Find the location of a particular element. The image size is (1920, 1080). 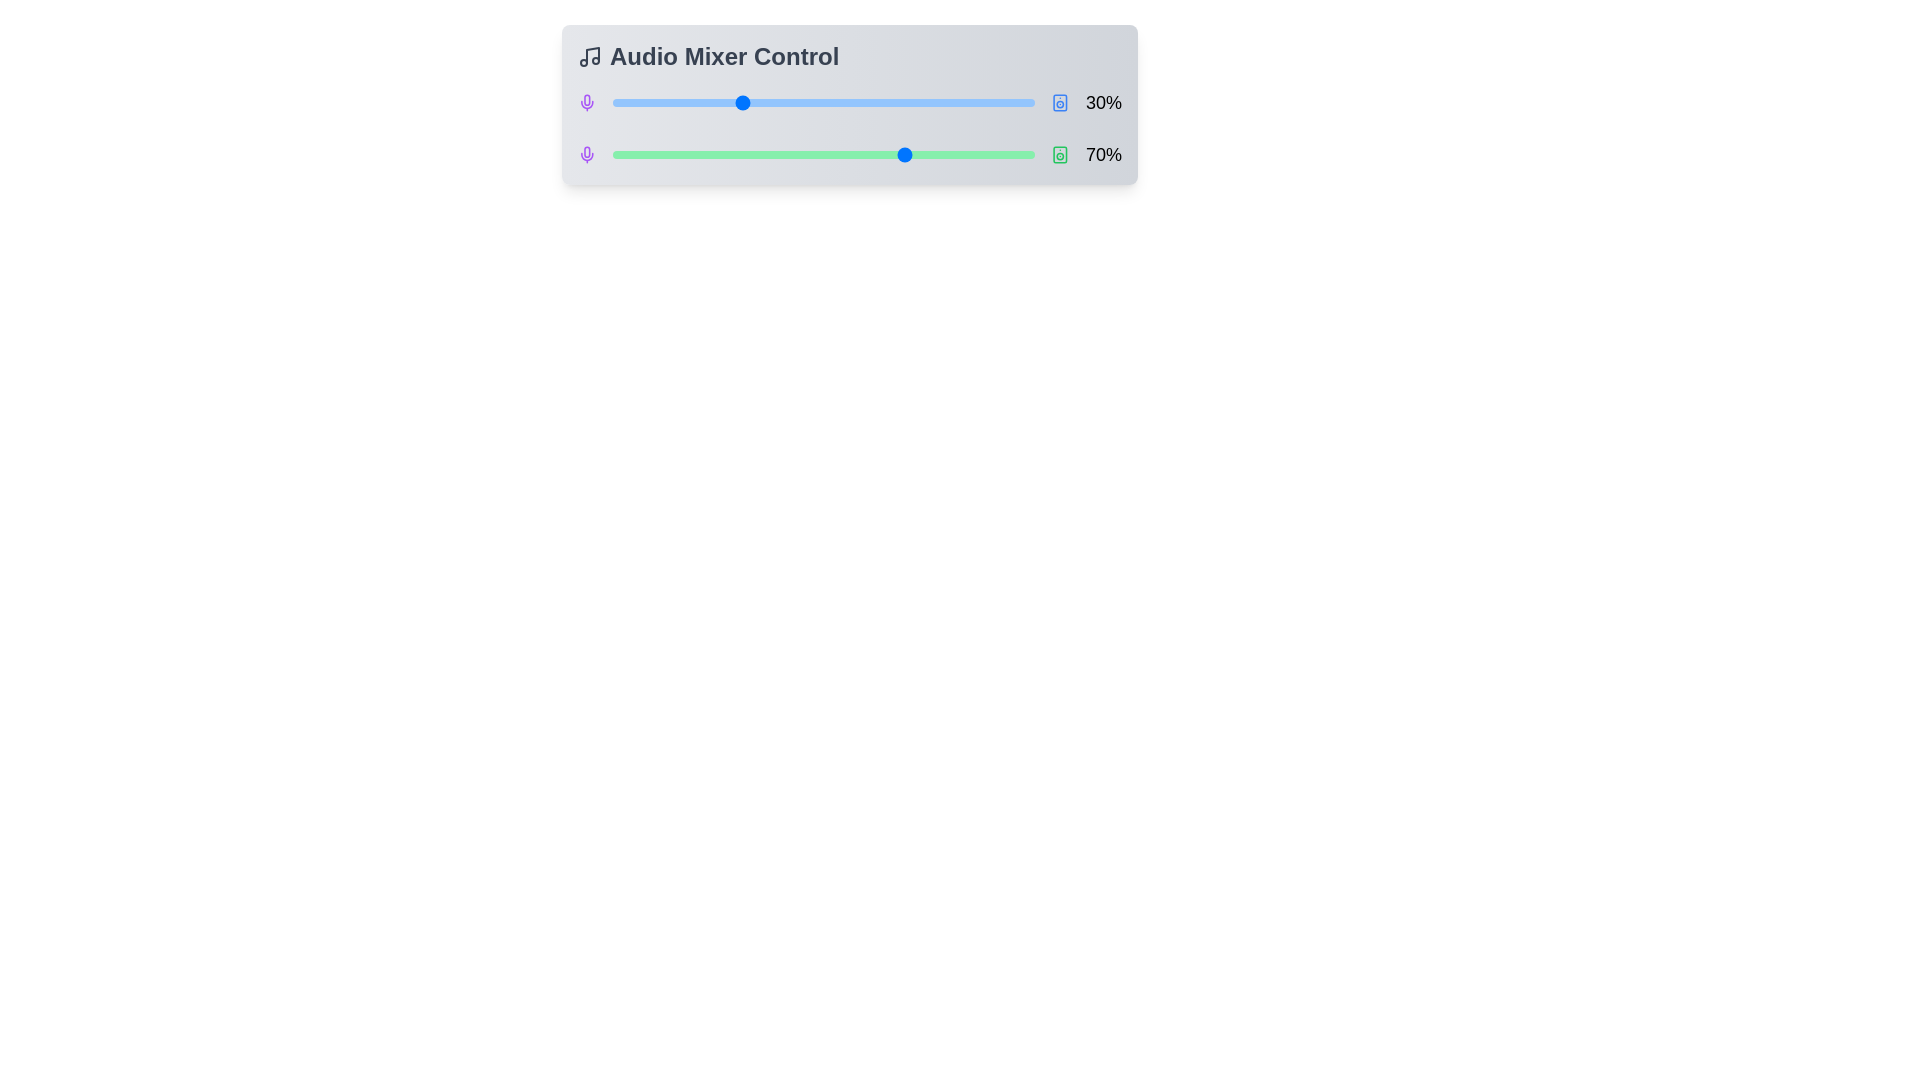

the slider is located at coordinates (797, 103).